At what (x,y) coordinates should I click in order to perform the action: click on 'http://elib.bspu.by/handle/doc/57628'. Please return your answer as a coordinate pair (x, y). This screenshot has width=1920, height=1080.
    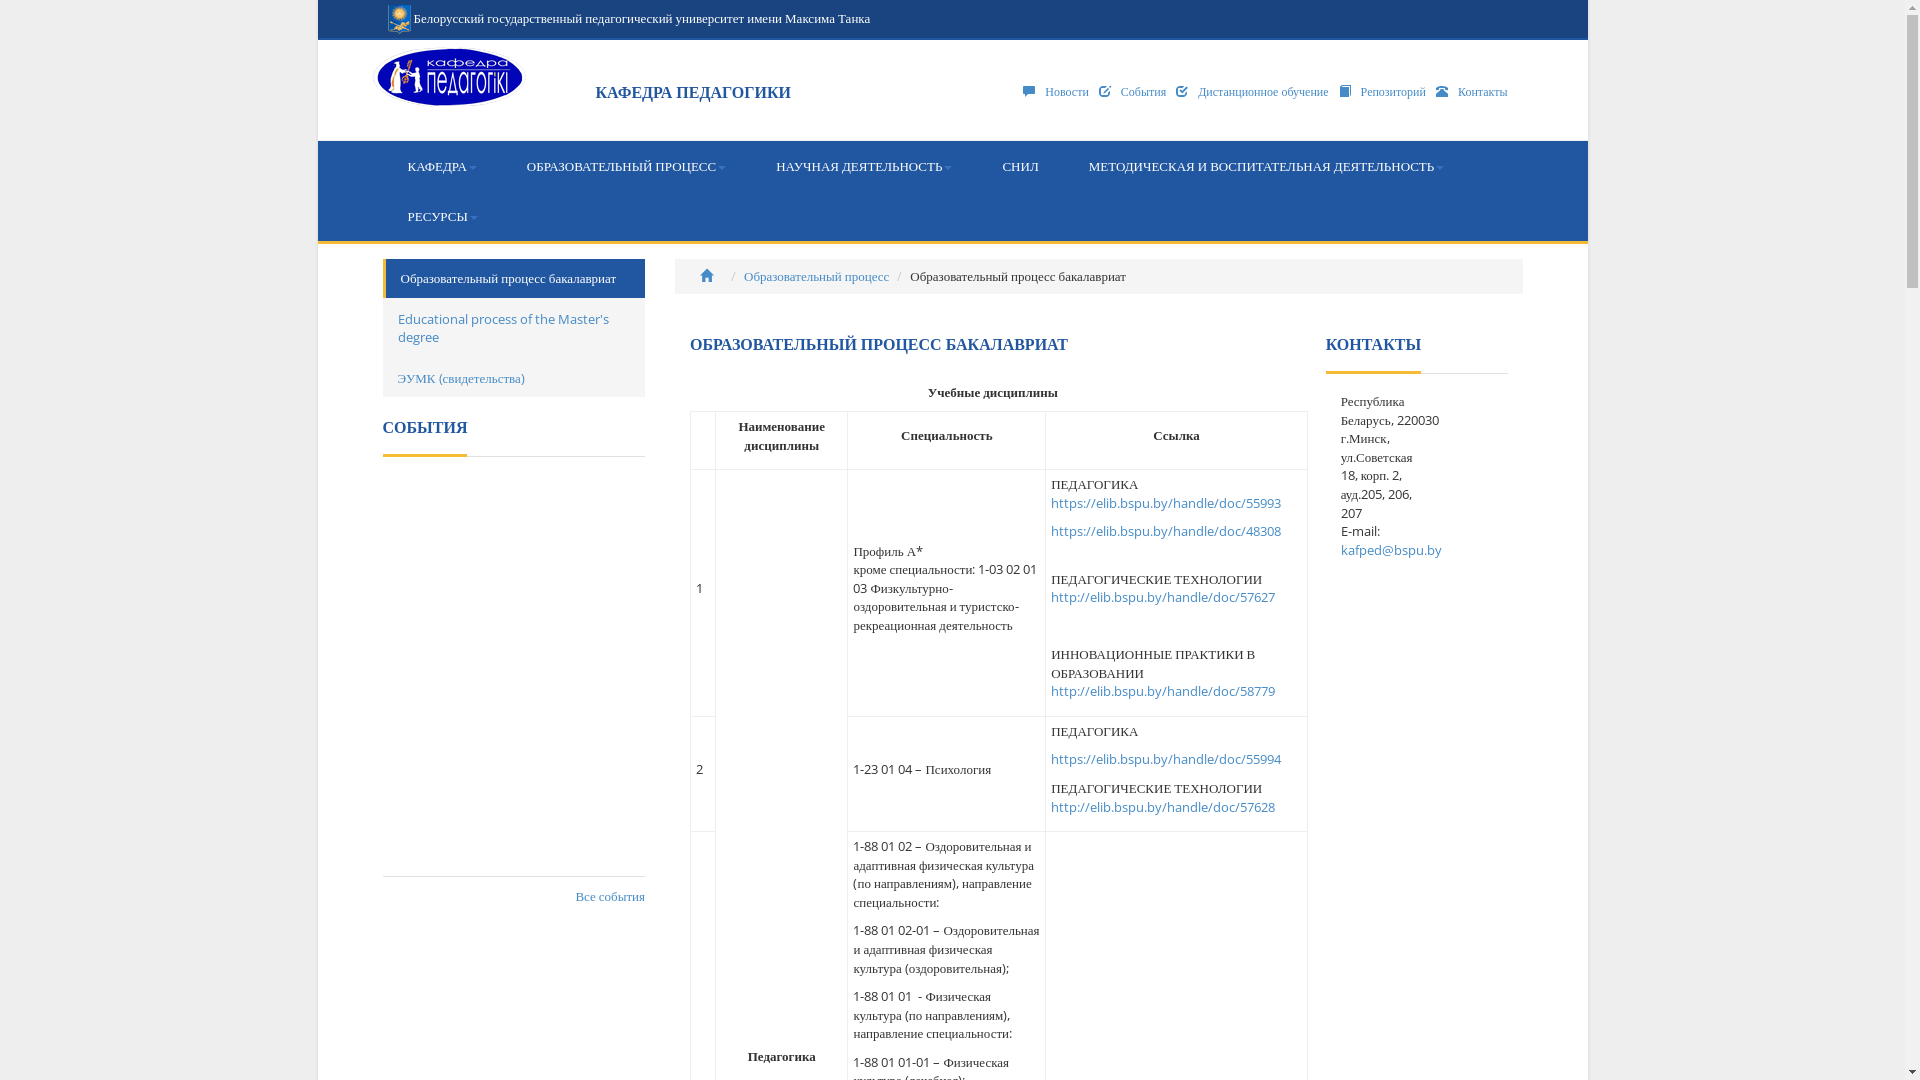
    Looking at the image, I should click on (1162, 805).